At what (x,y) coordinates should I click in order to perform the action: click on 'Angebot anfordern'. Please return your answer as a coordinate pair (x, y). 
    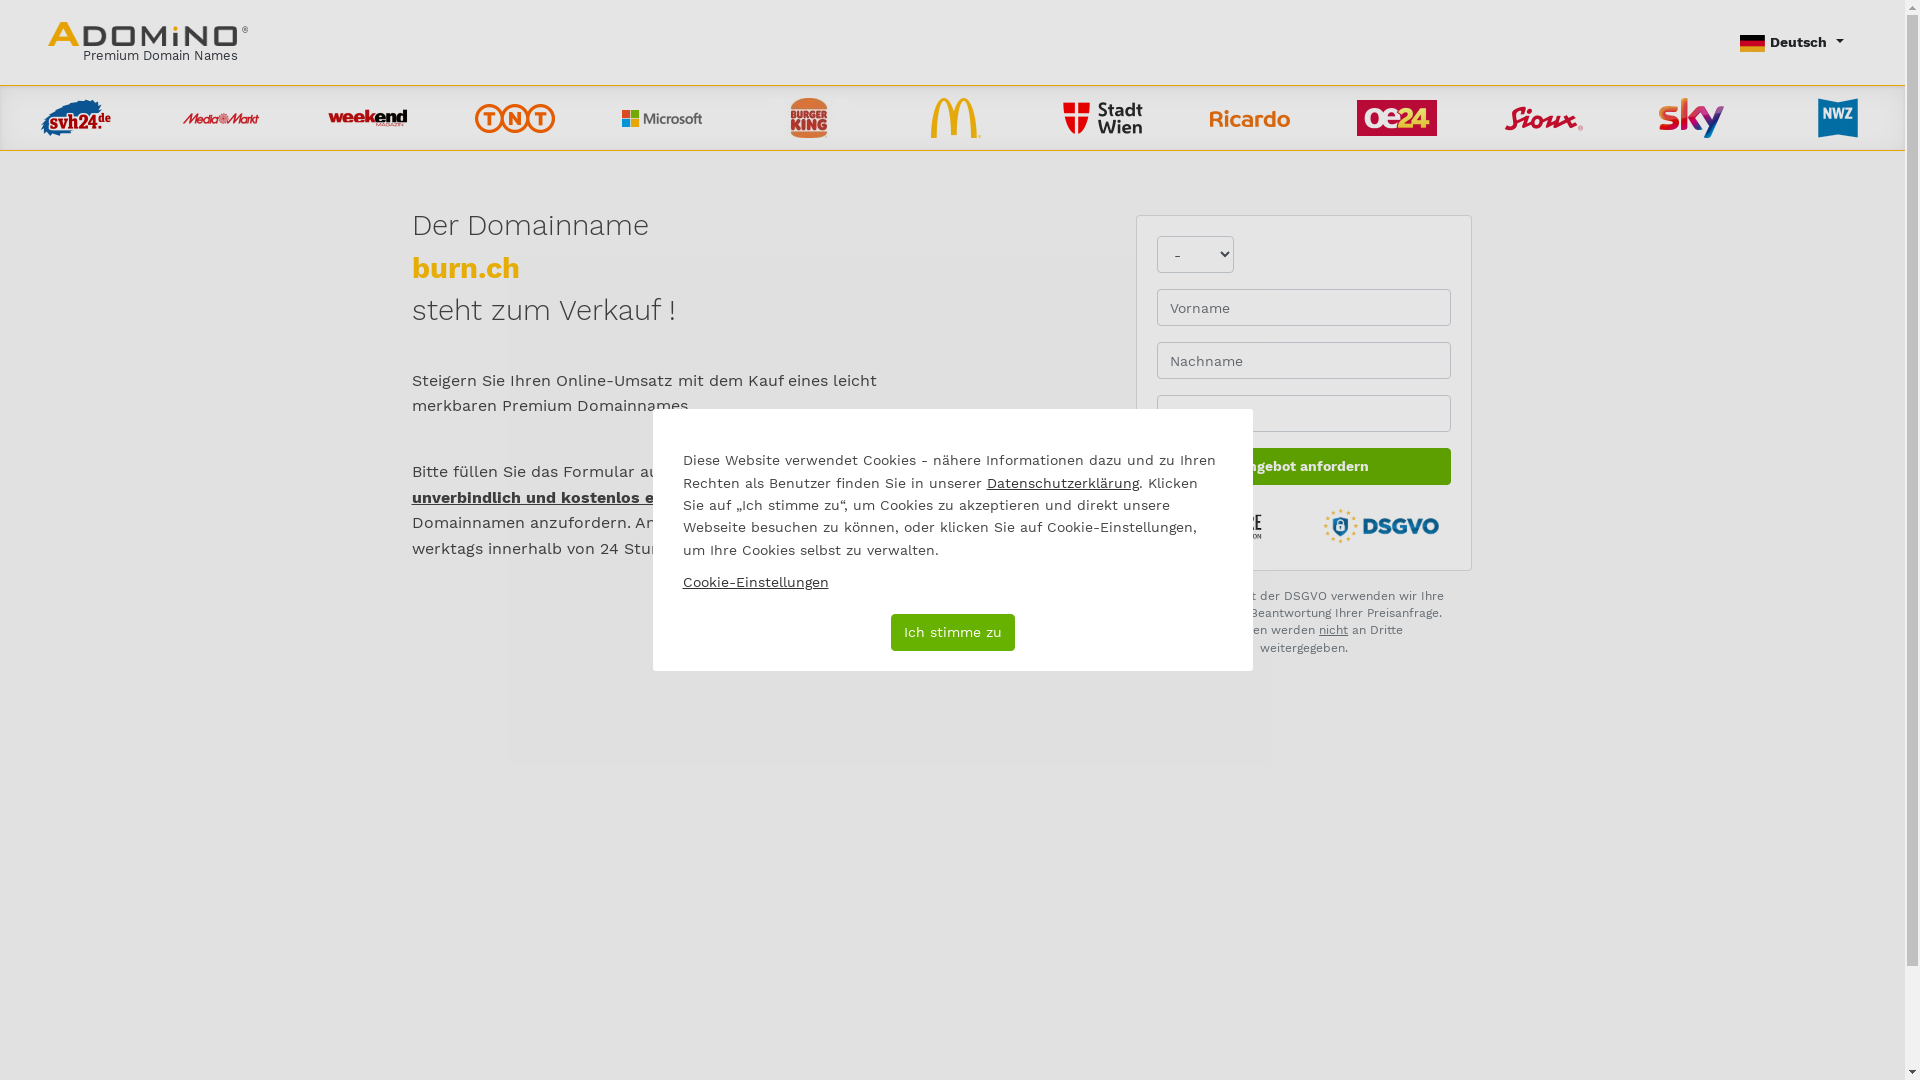
    Looking at the image, I should click on (1304, 466).